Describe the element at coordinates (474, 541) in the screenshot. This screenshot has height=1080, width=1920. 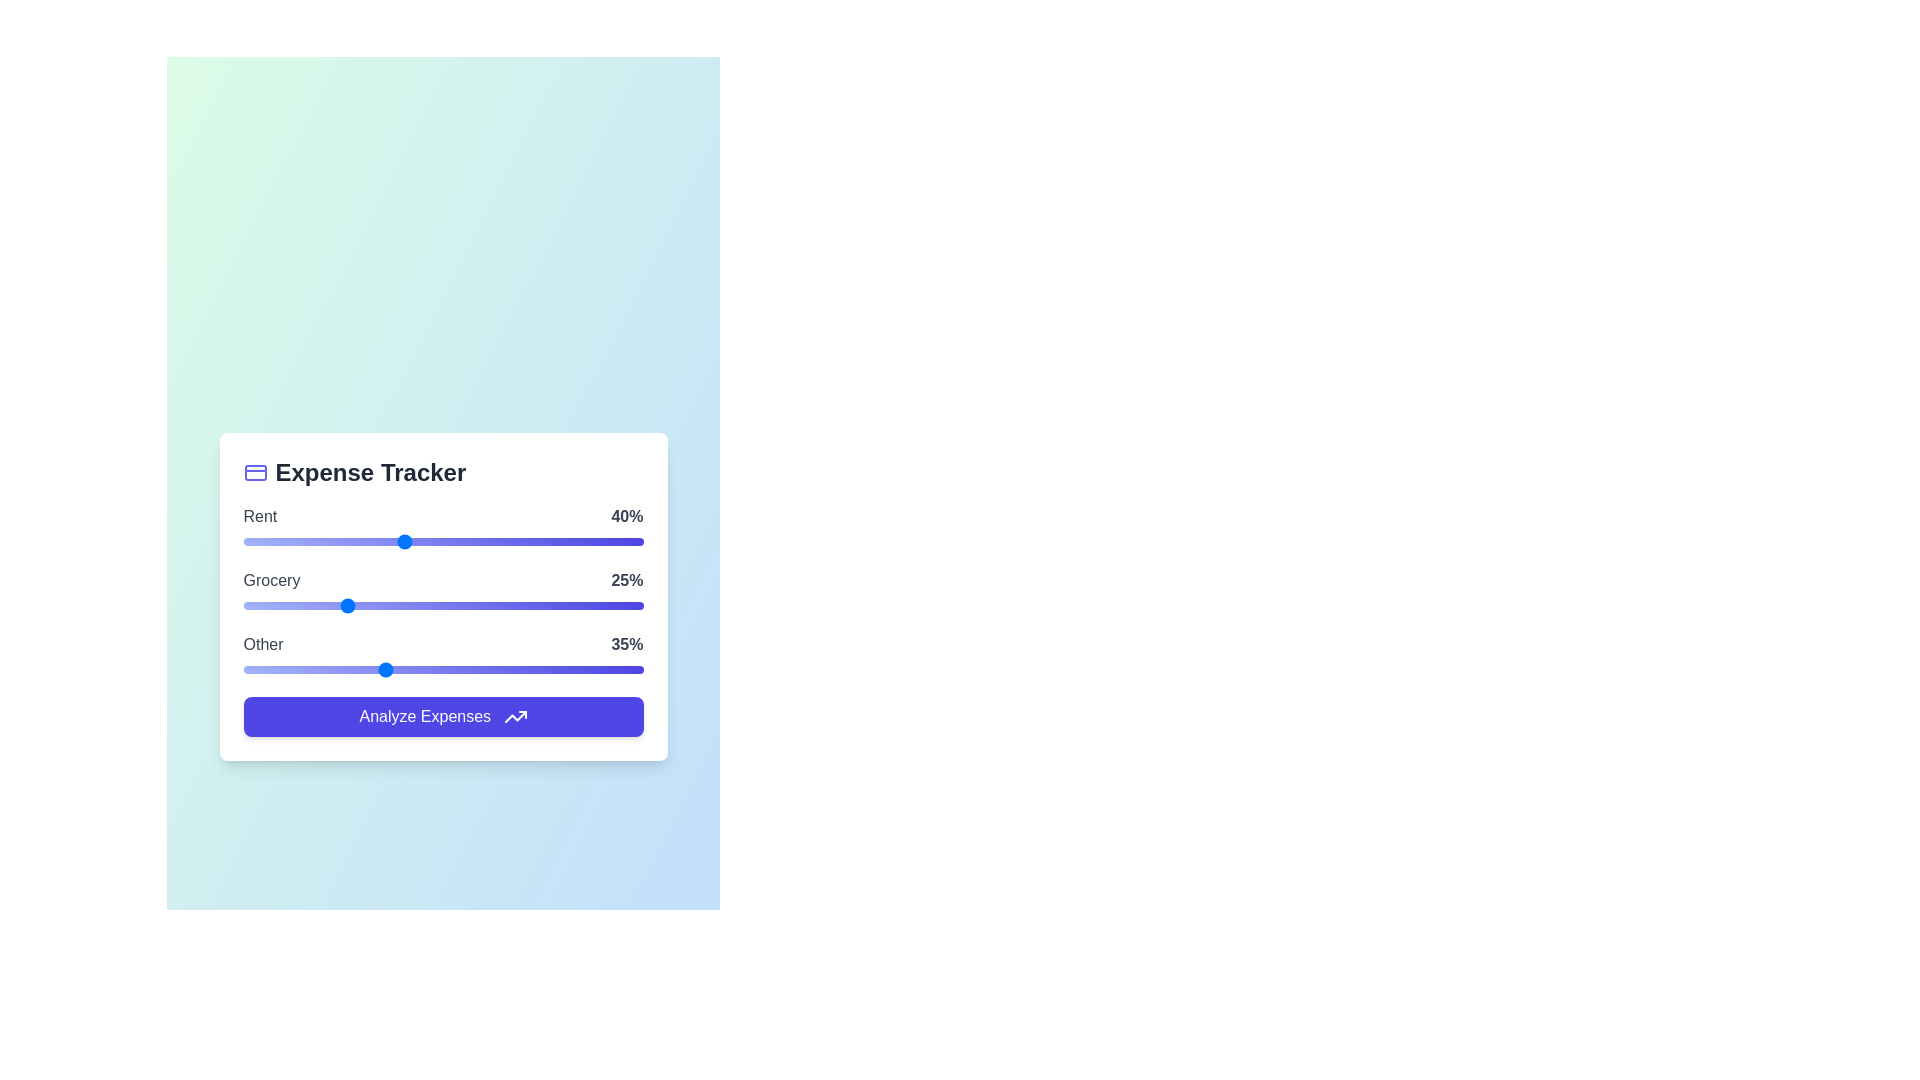
I see `the 'Rent' slider to 58%` at that location.